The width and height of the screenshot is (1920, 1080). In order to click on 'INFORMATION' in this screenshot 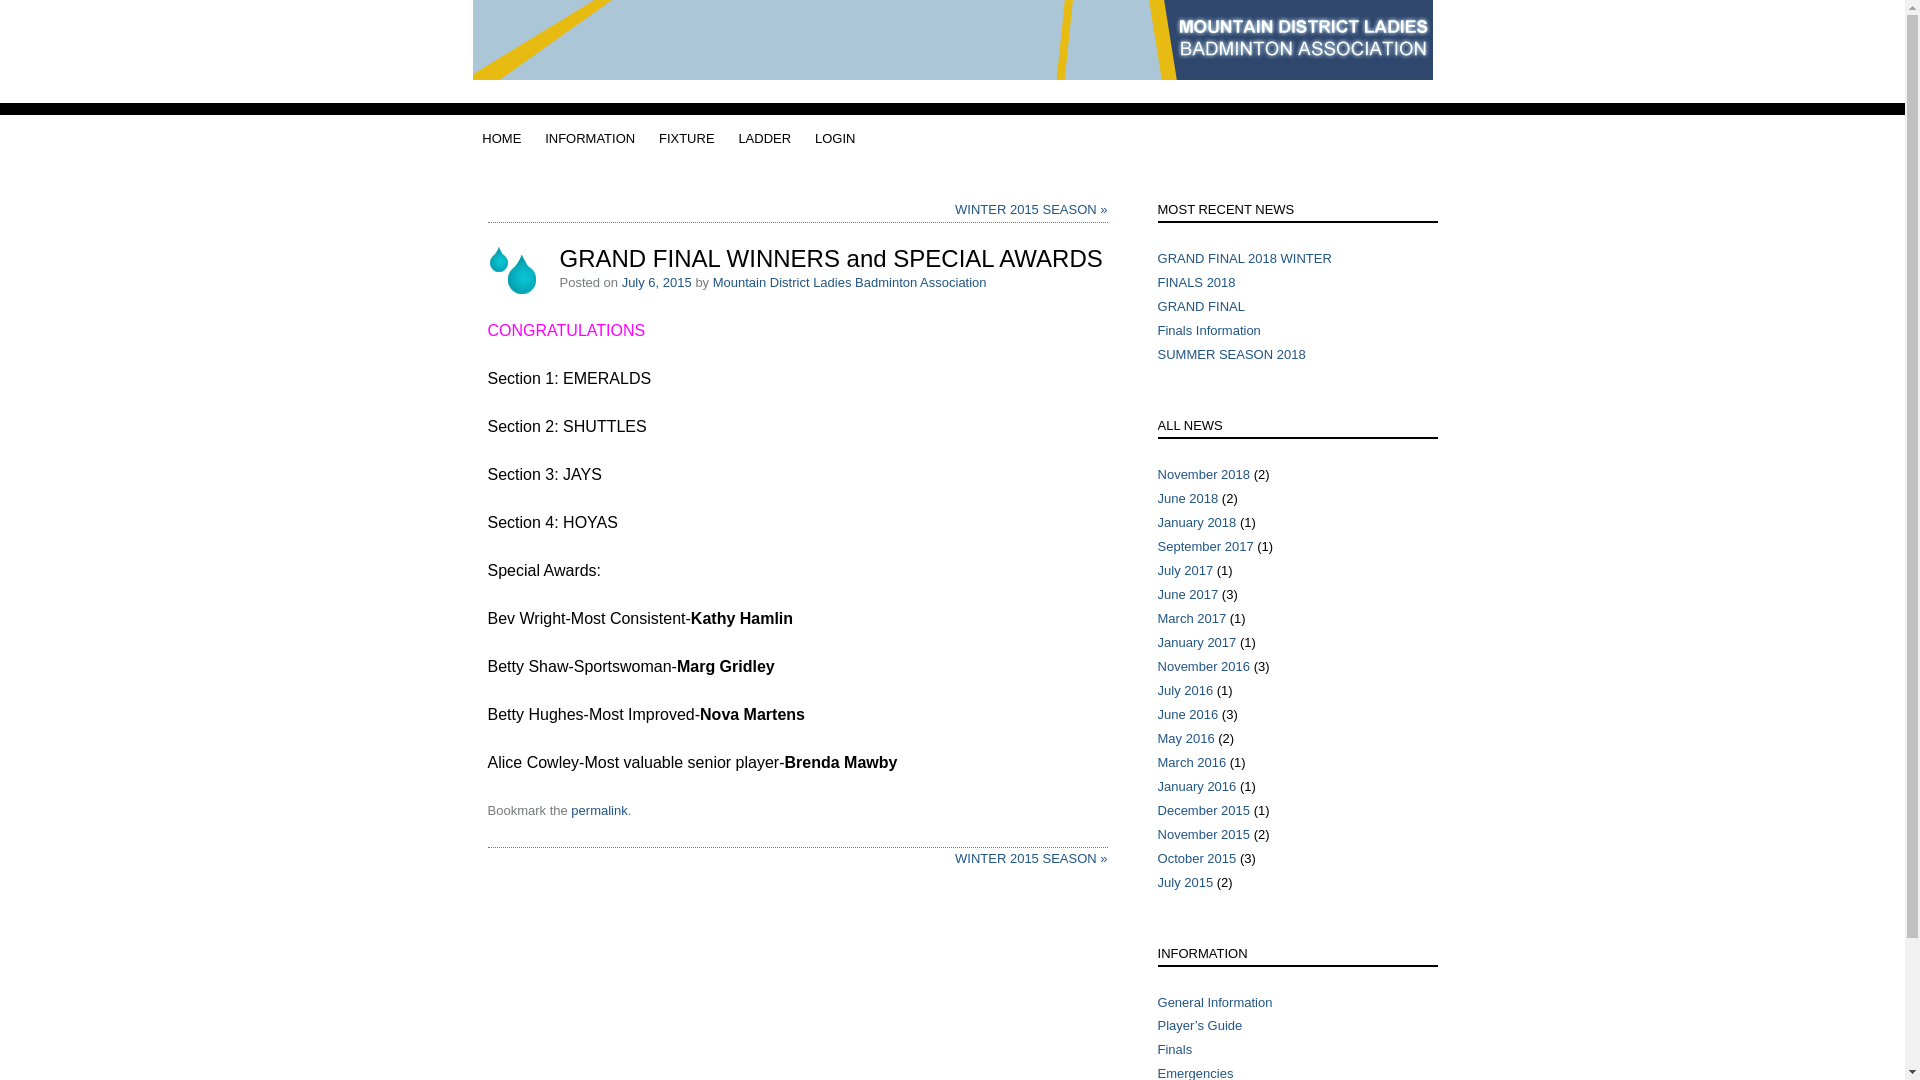, I will do `click(589, 137)`.